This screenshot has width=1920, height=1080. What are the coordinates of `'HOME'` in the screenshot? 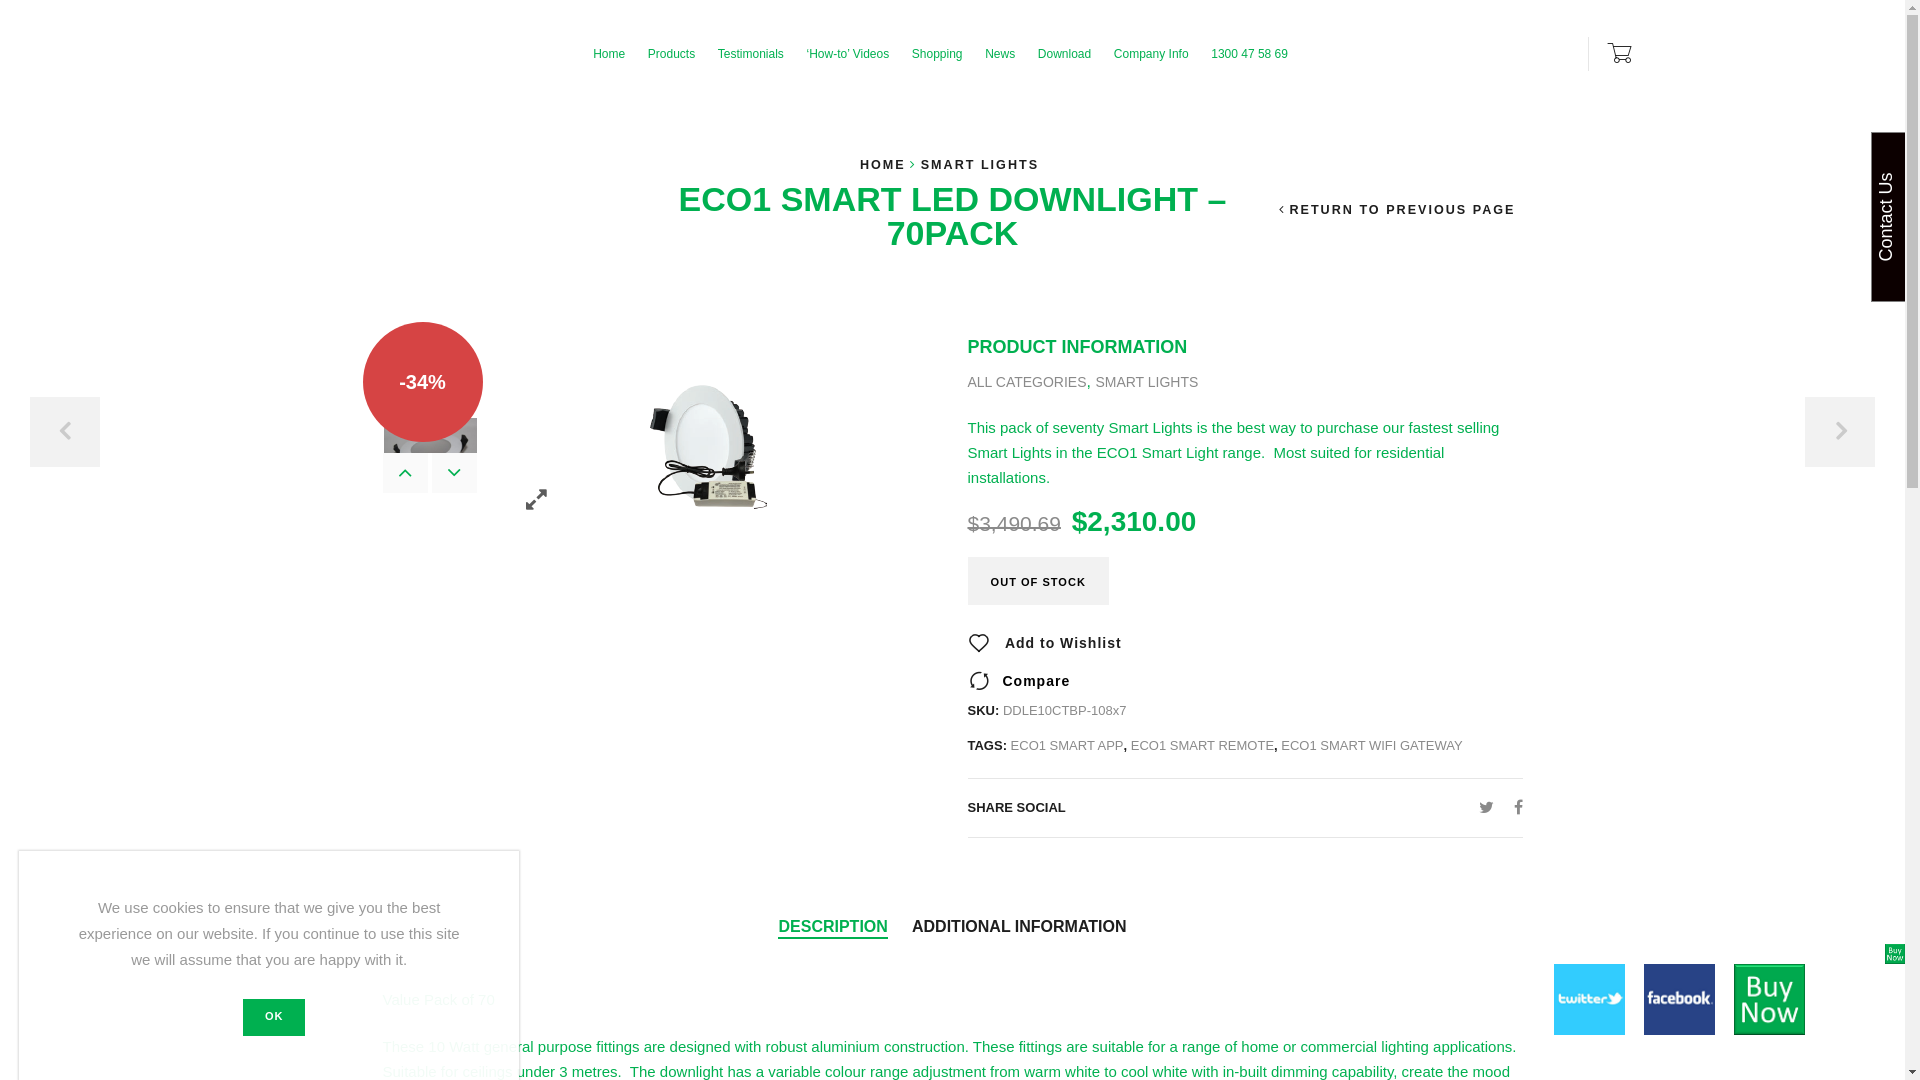 It's located at (882, 164).